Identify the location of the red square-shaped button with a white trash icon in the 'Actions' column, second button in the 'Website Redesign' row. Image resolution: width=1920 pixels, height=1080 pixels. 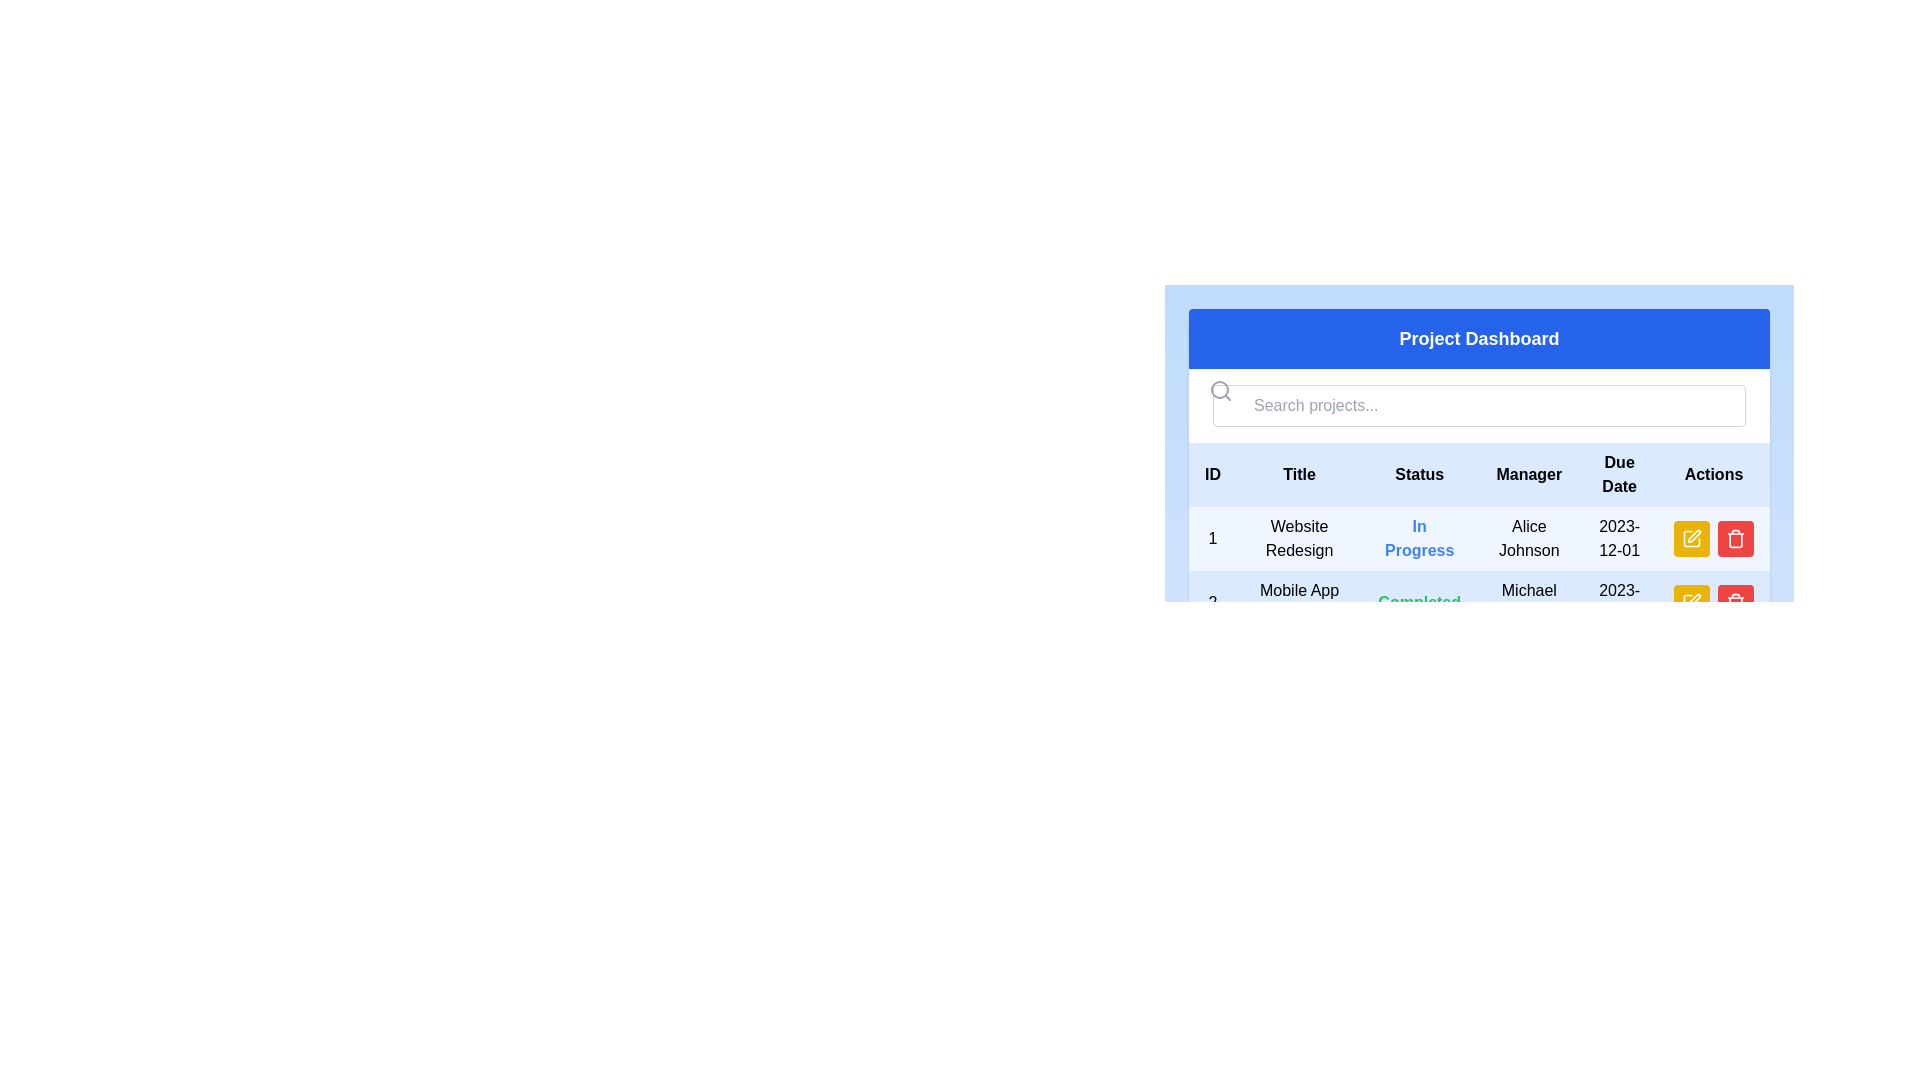
(1735, 538).